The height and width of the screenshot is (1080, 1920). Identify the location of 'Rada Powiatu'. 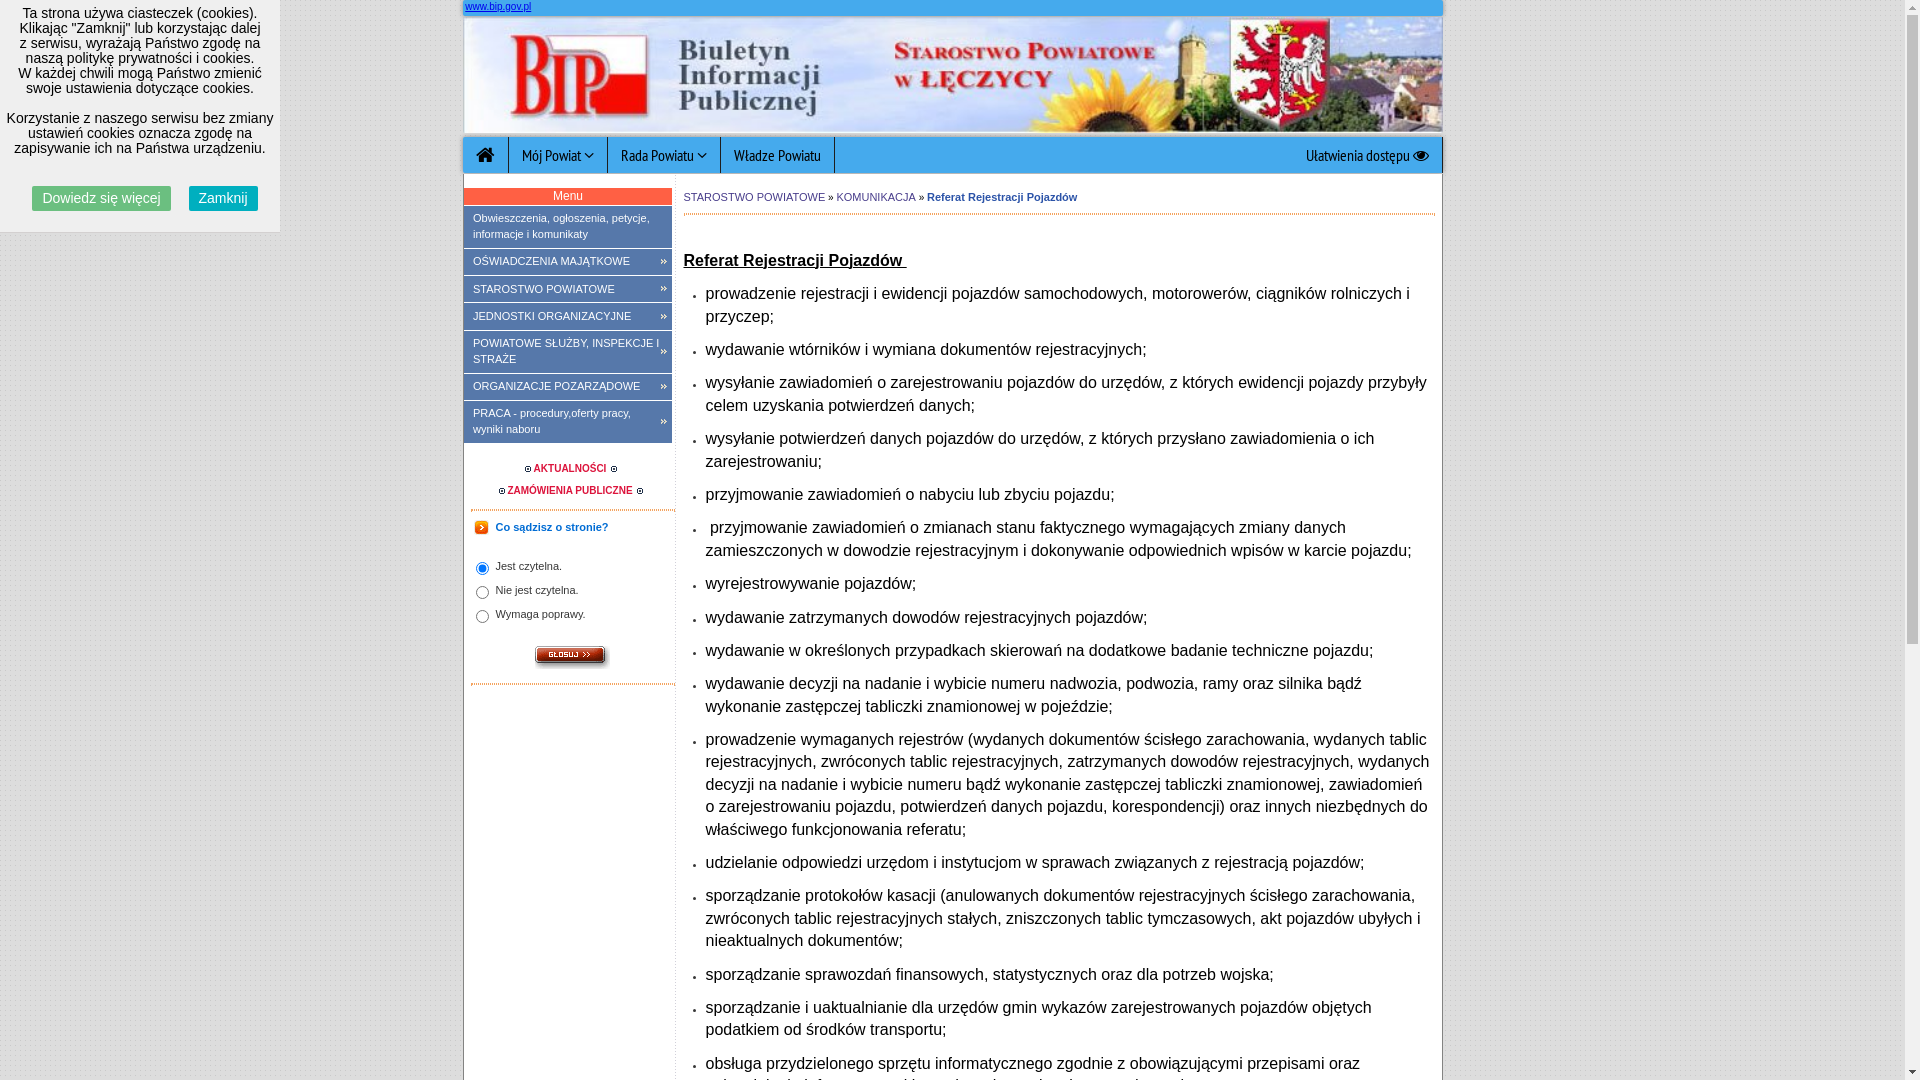
(664, 153).